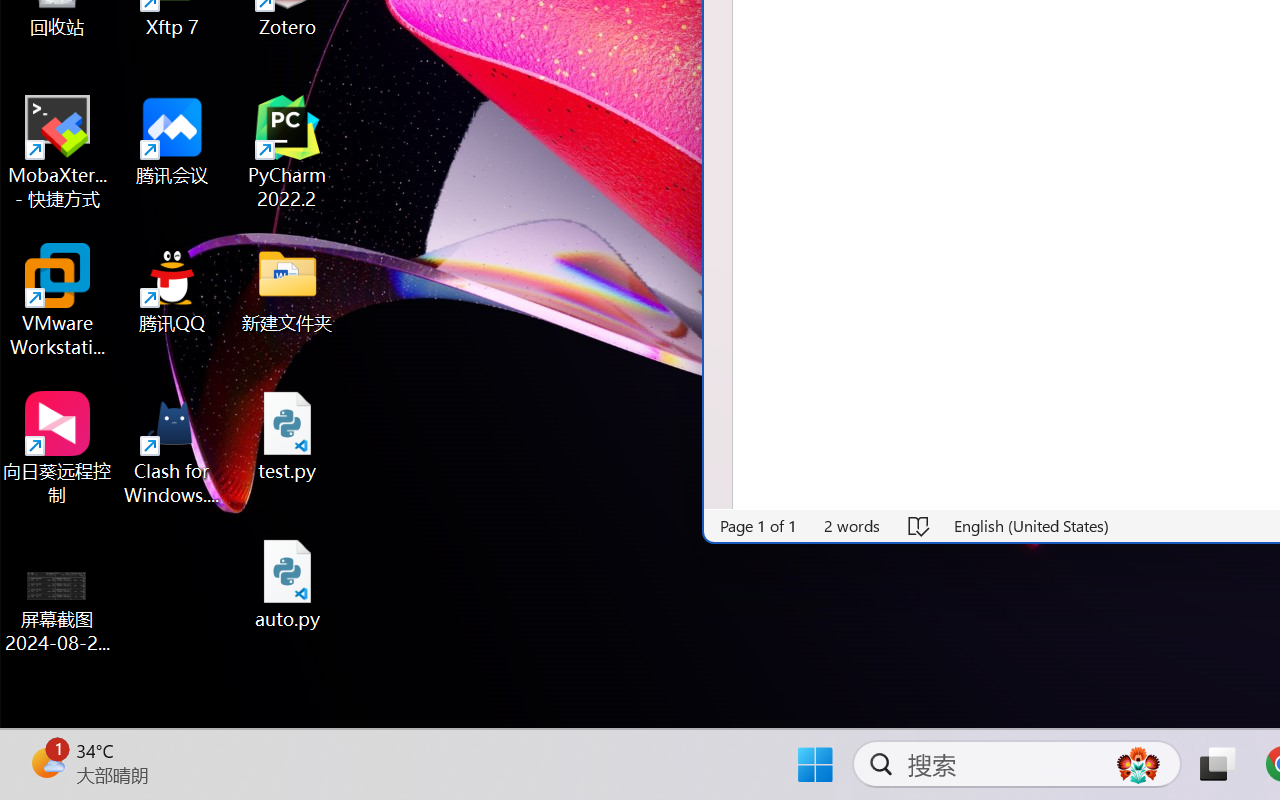 The width and height of the screenshot is (1280, 800). What do you see at coordinates (287, 152) in the screenshot?
I see `'PyCharm 2022.2'` at bounding box center [287, 152].